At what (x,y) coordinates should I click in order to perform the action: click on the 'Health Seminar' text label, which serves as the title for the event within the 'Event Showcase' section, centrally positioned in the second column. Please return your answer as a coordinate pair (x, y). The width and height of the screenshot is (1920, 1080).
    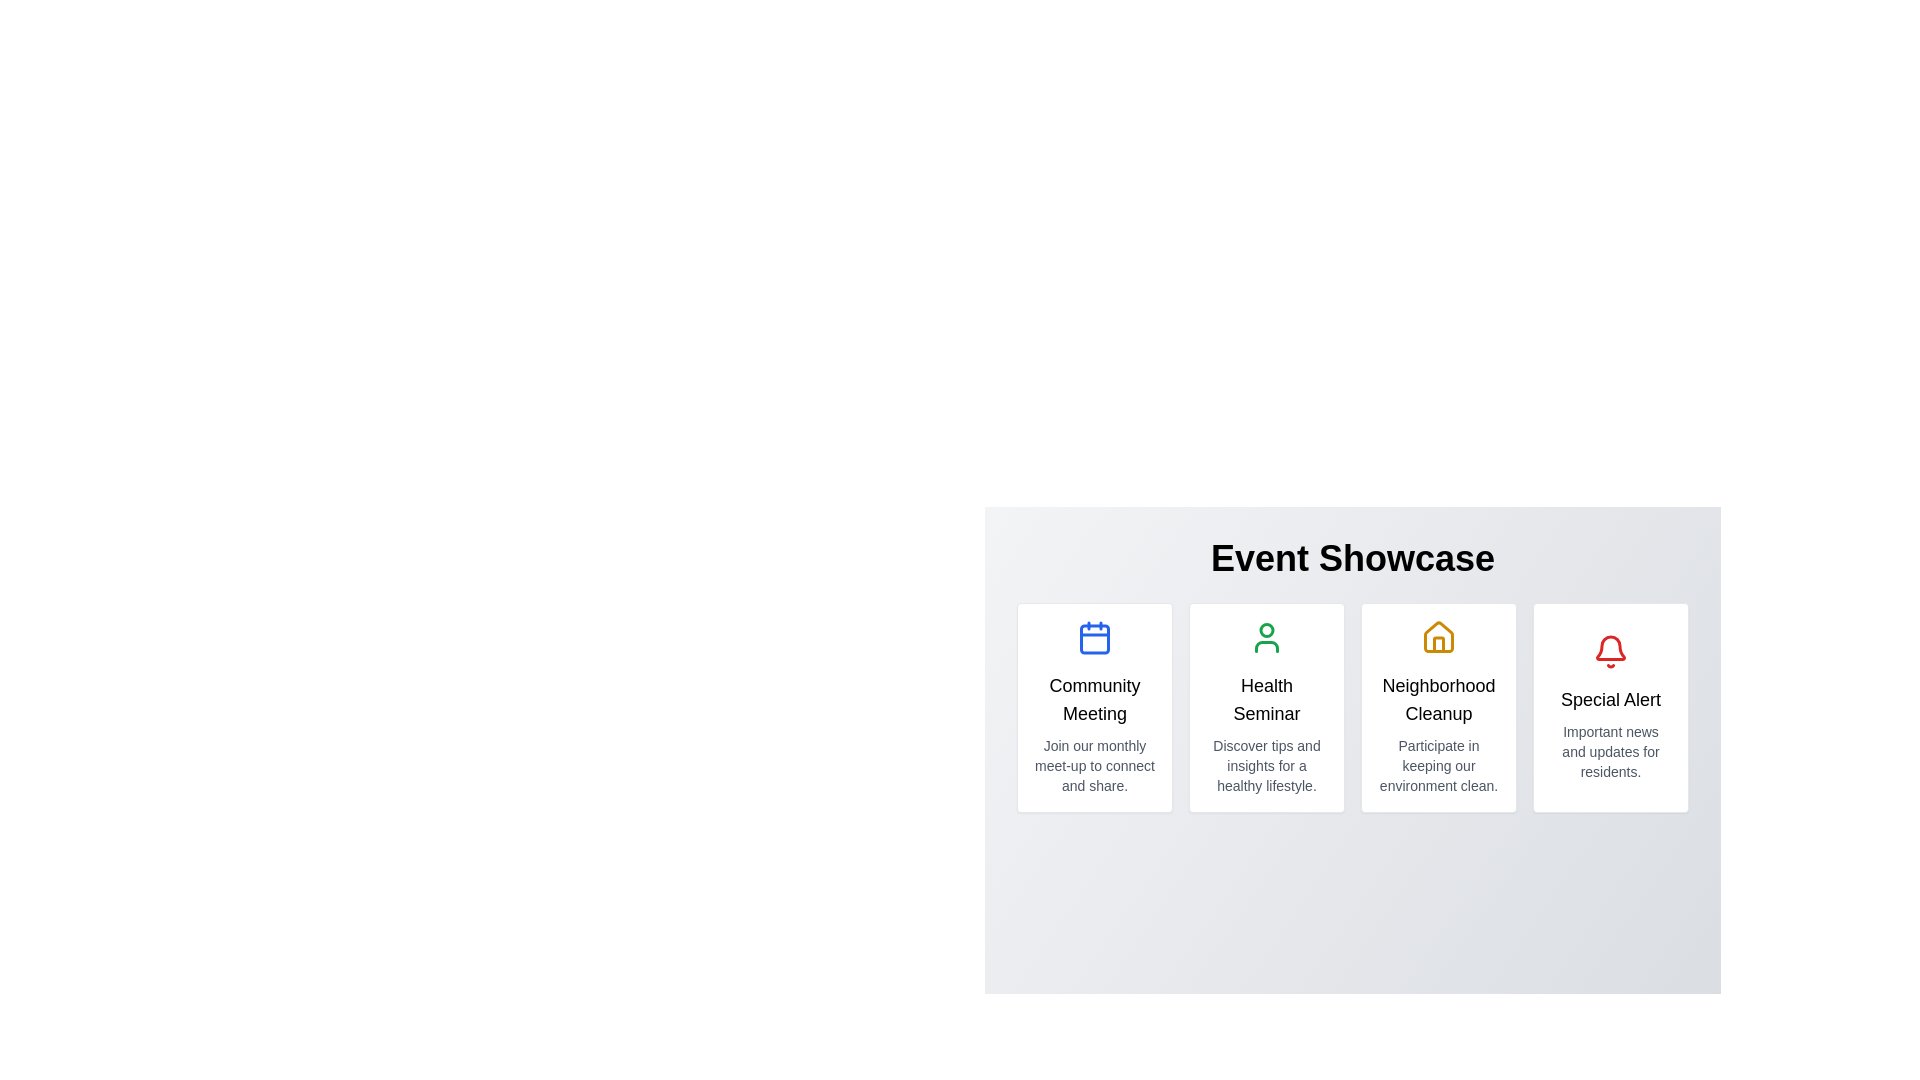
    Looking at the image, I should click on (1266, 698).